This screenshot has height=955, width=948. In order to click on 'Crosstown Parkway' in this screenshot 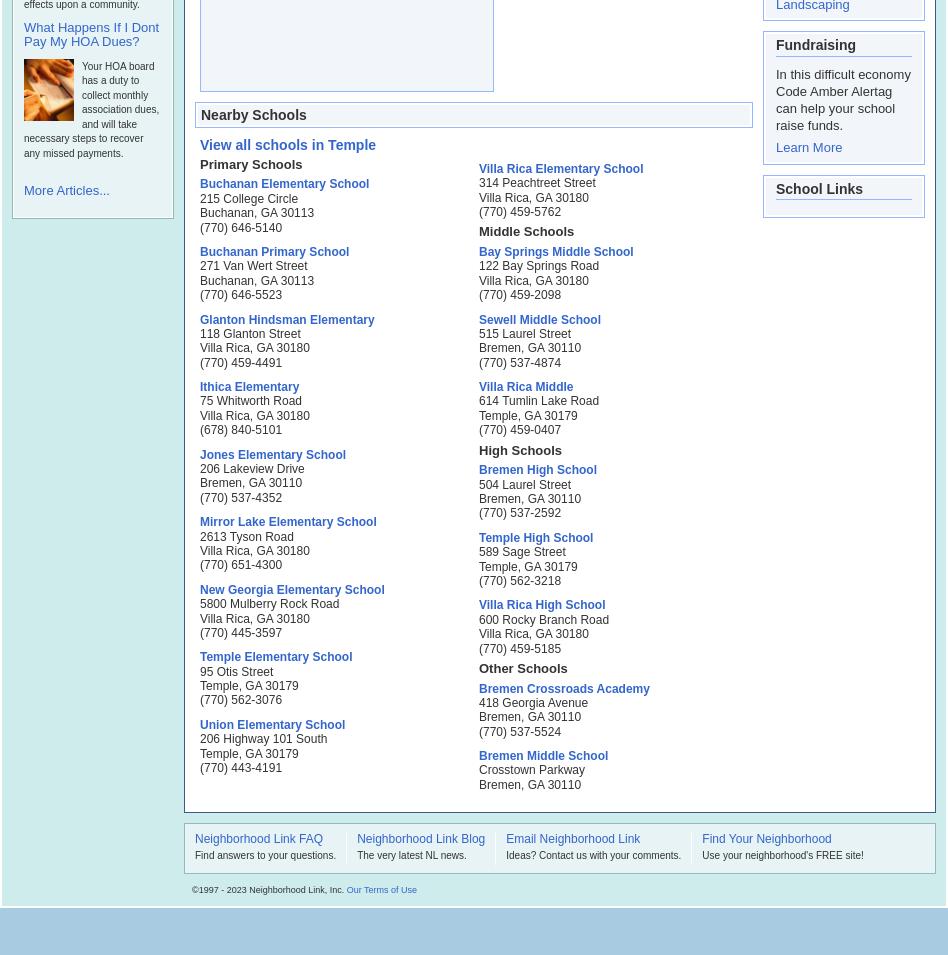, I will do `click(532, 769)`.